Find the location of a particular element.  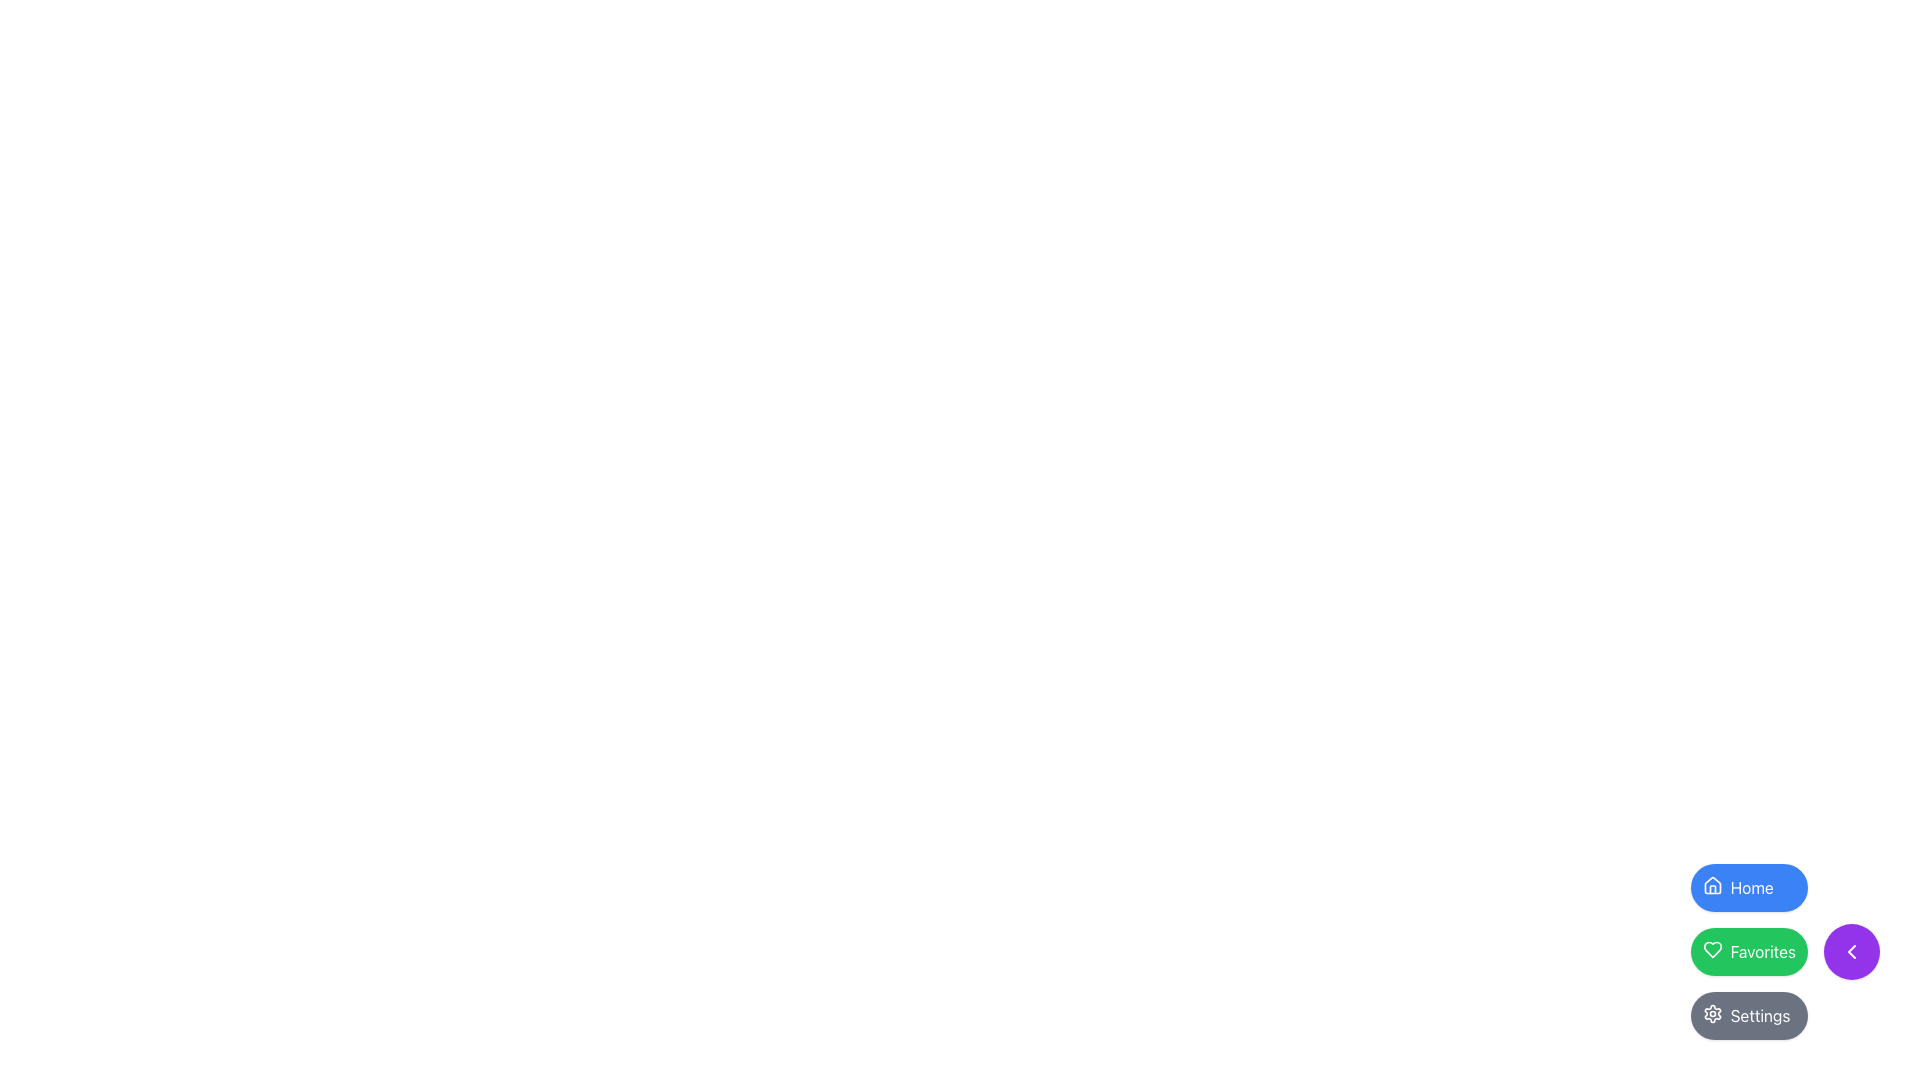

the 'Favorites' button which contains the heart-shaped icon outlined in green, located in the middle-left corner of the button is located at coordinates (1711, 948).